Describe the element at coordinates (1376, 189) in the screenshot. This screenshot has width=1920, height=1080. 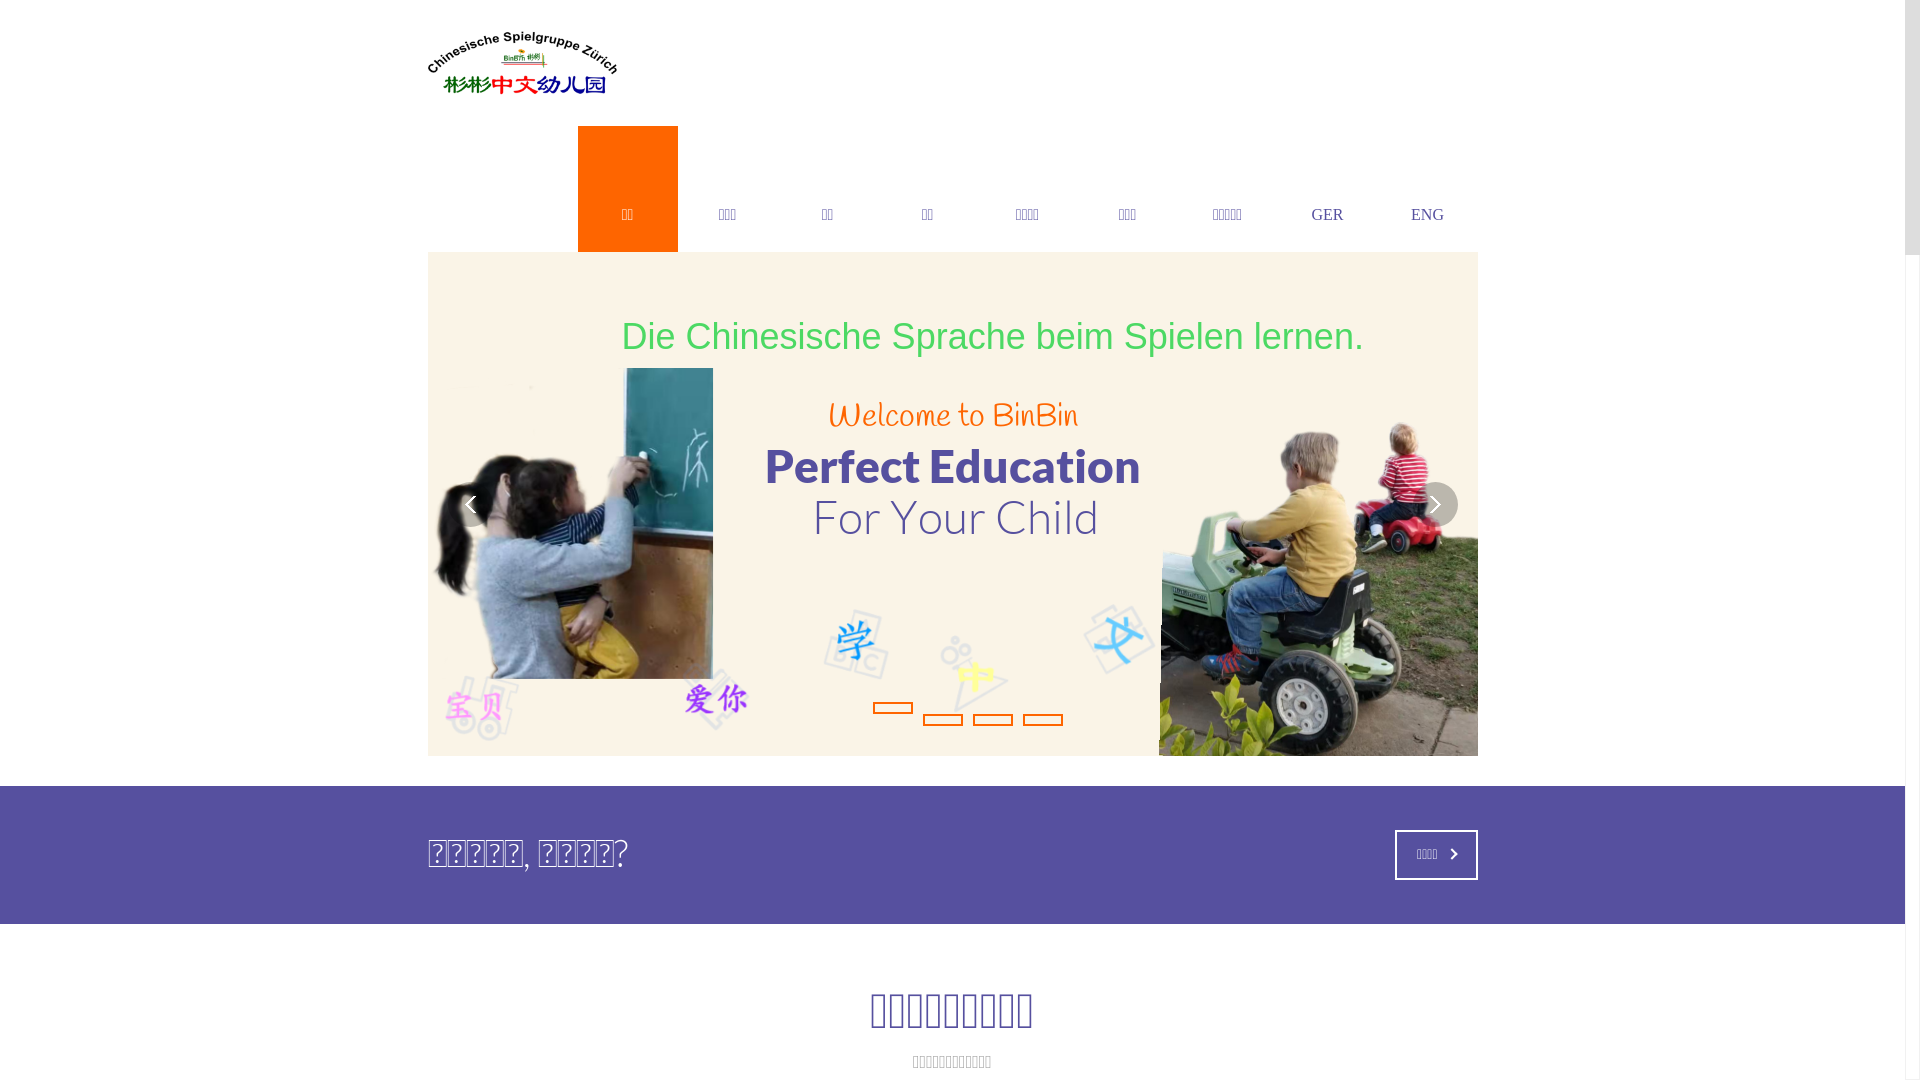
I see `'ENG'` at that location.